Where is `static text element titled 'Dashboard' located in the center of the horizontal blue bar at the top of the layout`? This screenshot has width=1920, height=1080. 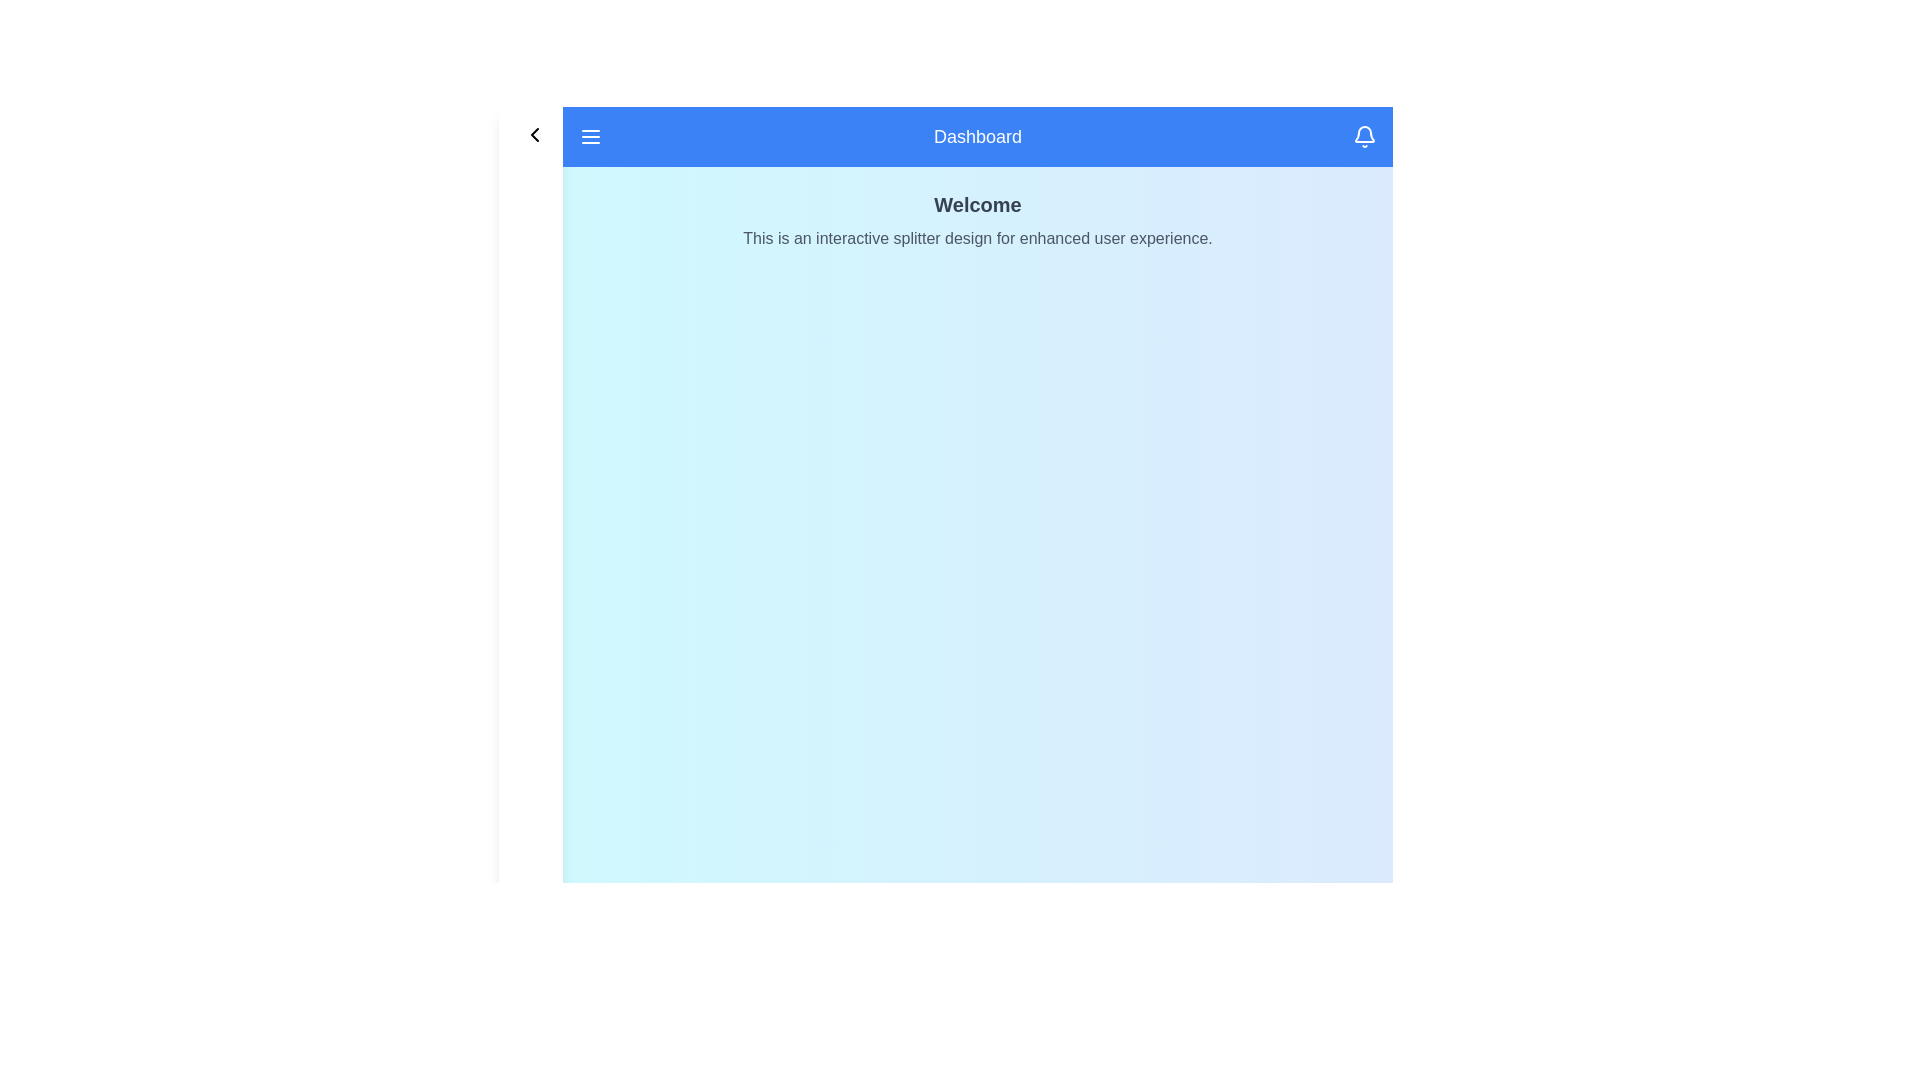 static text element titled 'Dashboard' located in the center of the horizontal blue bar at the top of the layout is located at coordinates (978, 136).